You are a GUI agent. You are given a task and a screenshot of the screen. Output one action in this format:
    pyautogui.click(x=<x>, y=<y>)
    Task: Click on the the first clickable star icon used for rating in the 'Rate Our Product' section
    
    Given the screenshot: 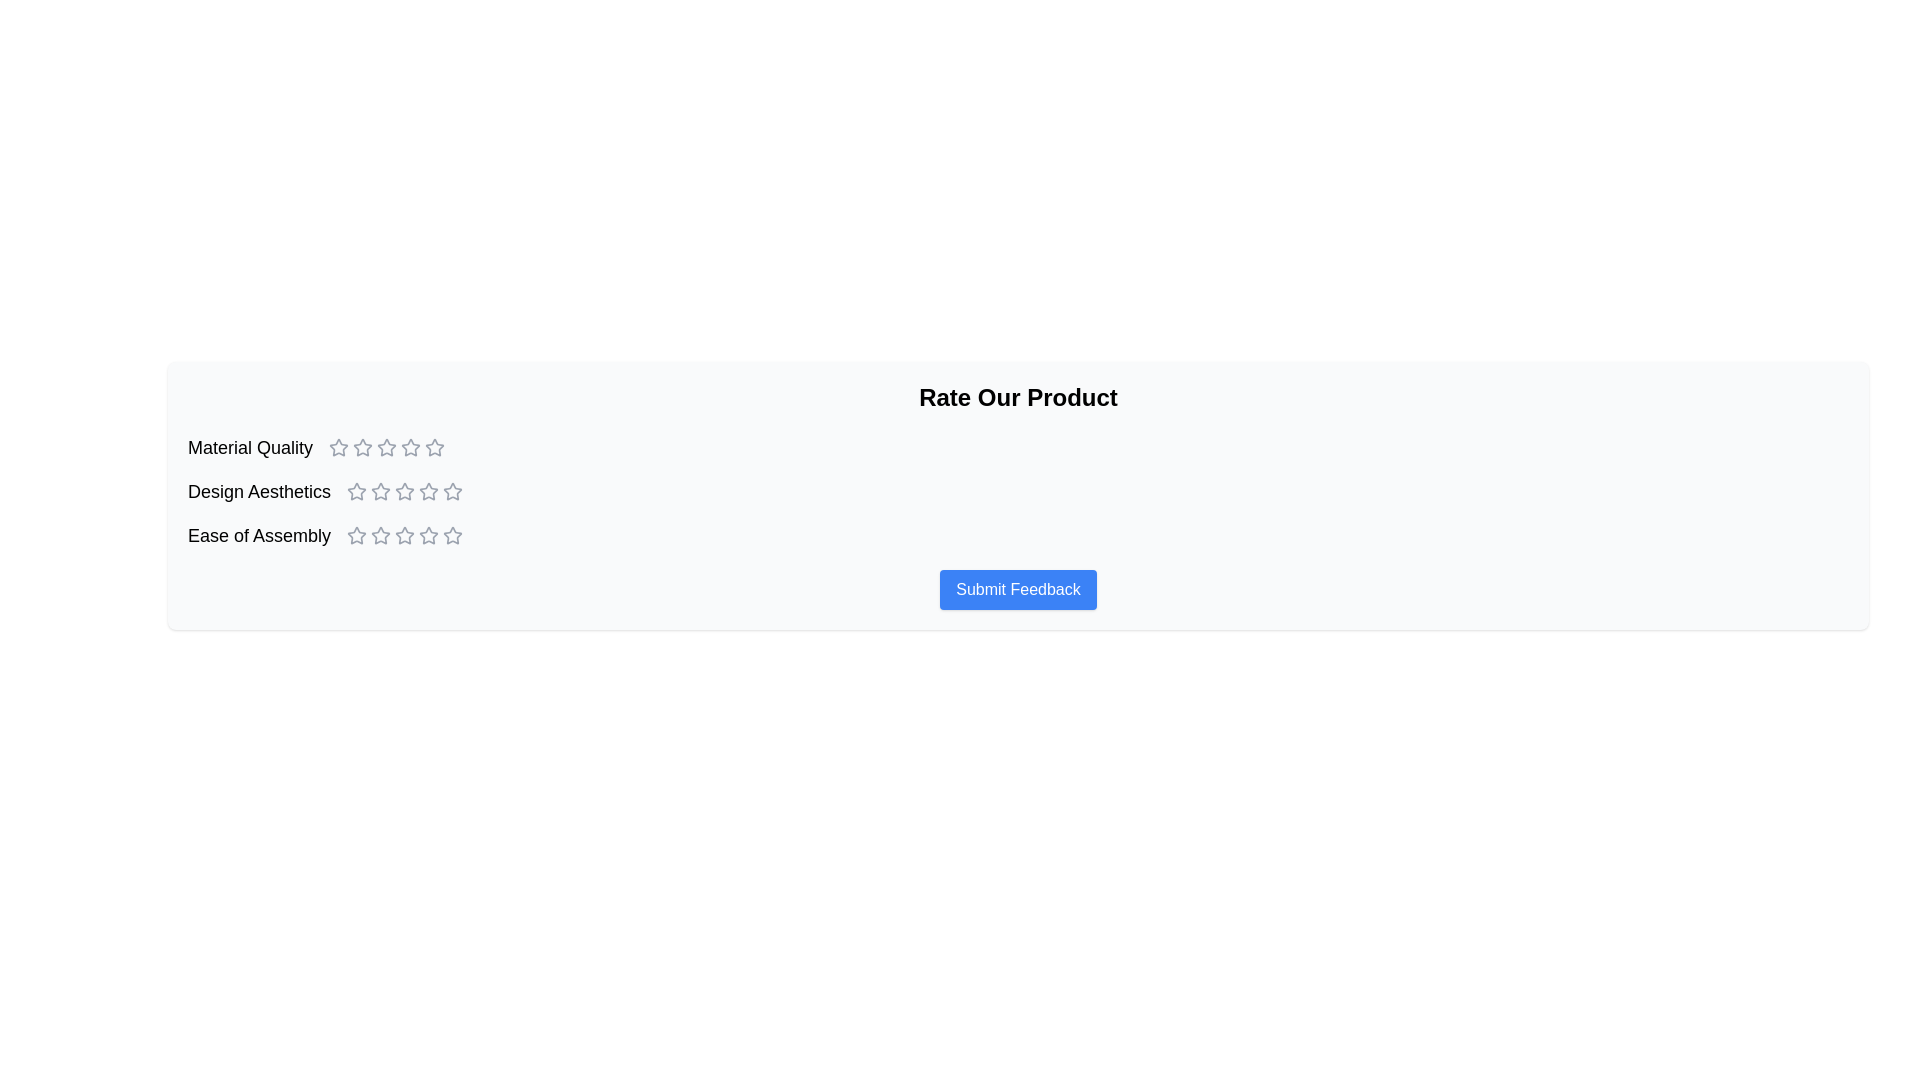 What is the action you would take?
    pyautogui.click(x=339, y=446)
    